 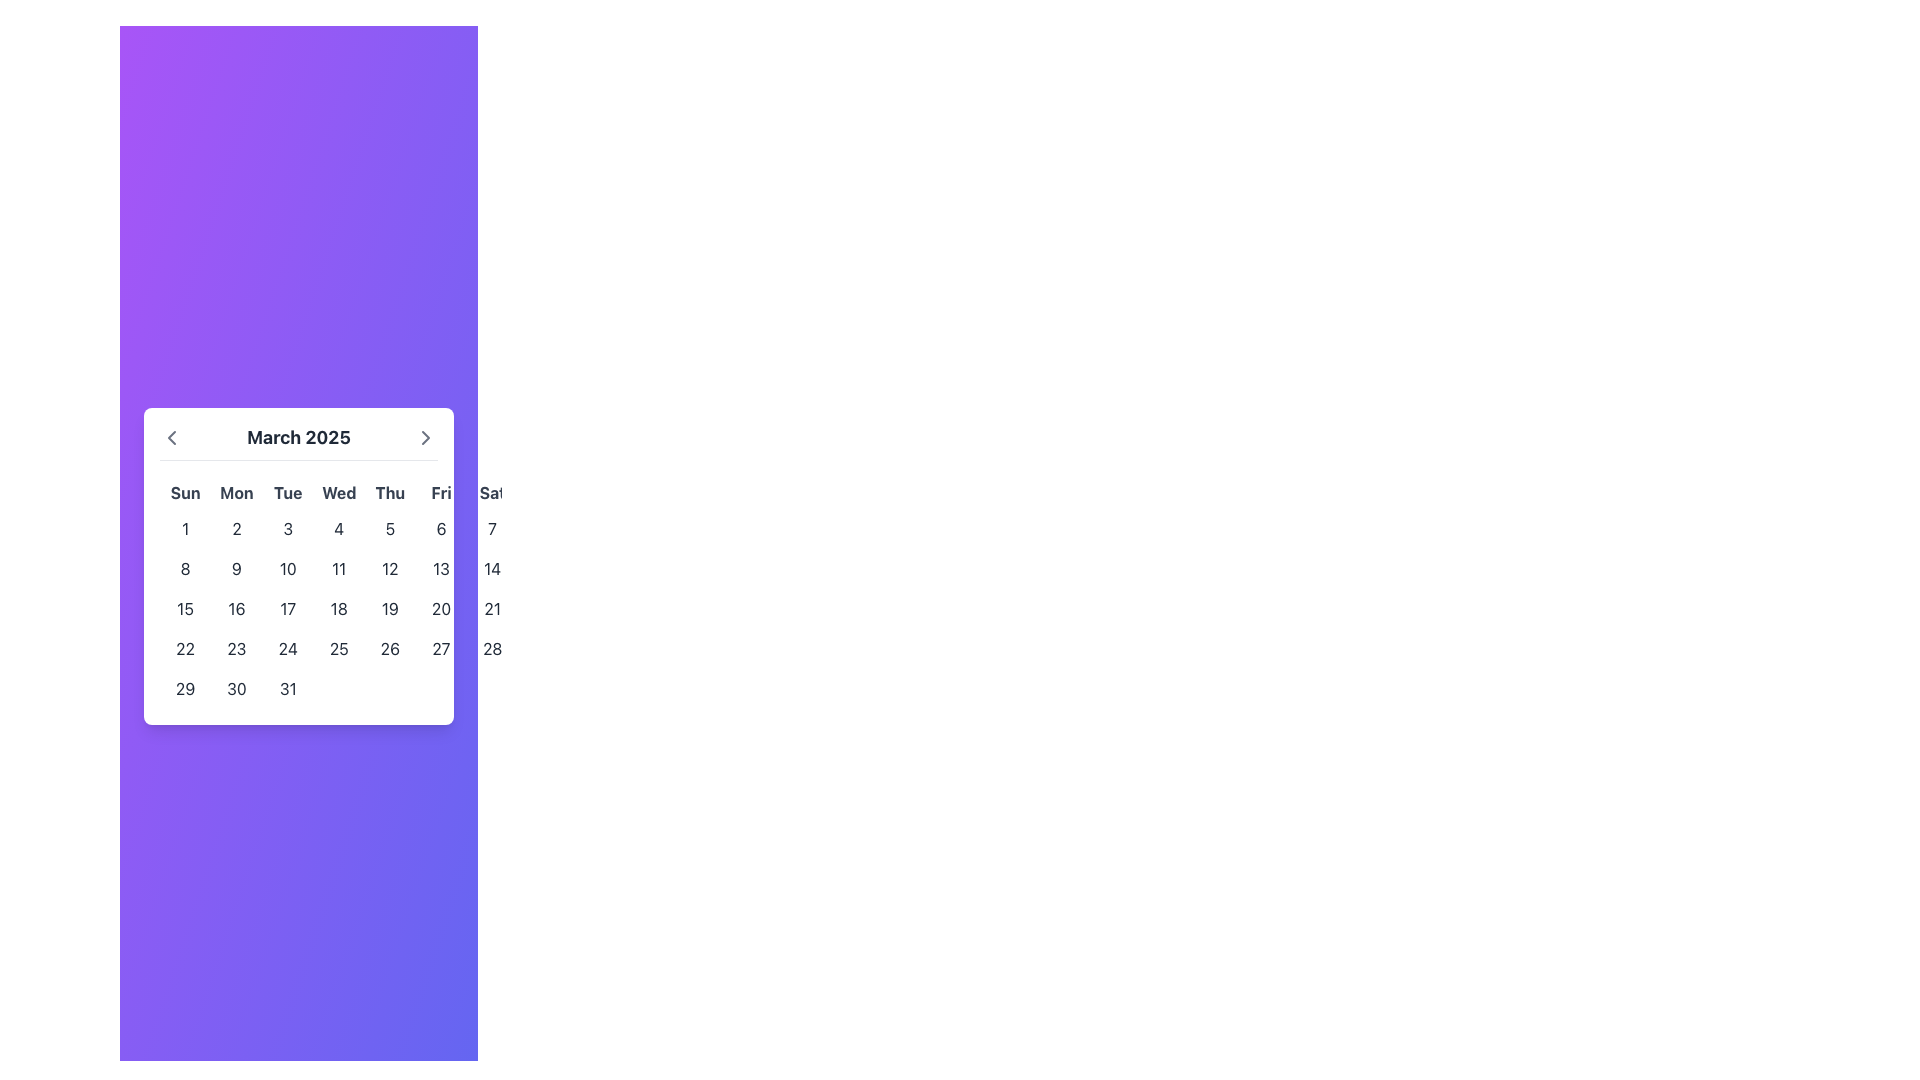 I want to click on the text label displaying the number '11' in the calendar interface, so click(x=339, y=568).